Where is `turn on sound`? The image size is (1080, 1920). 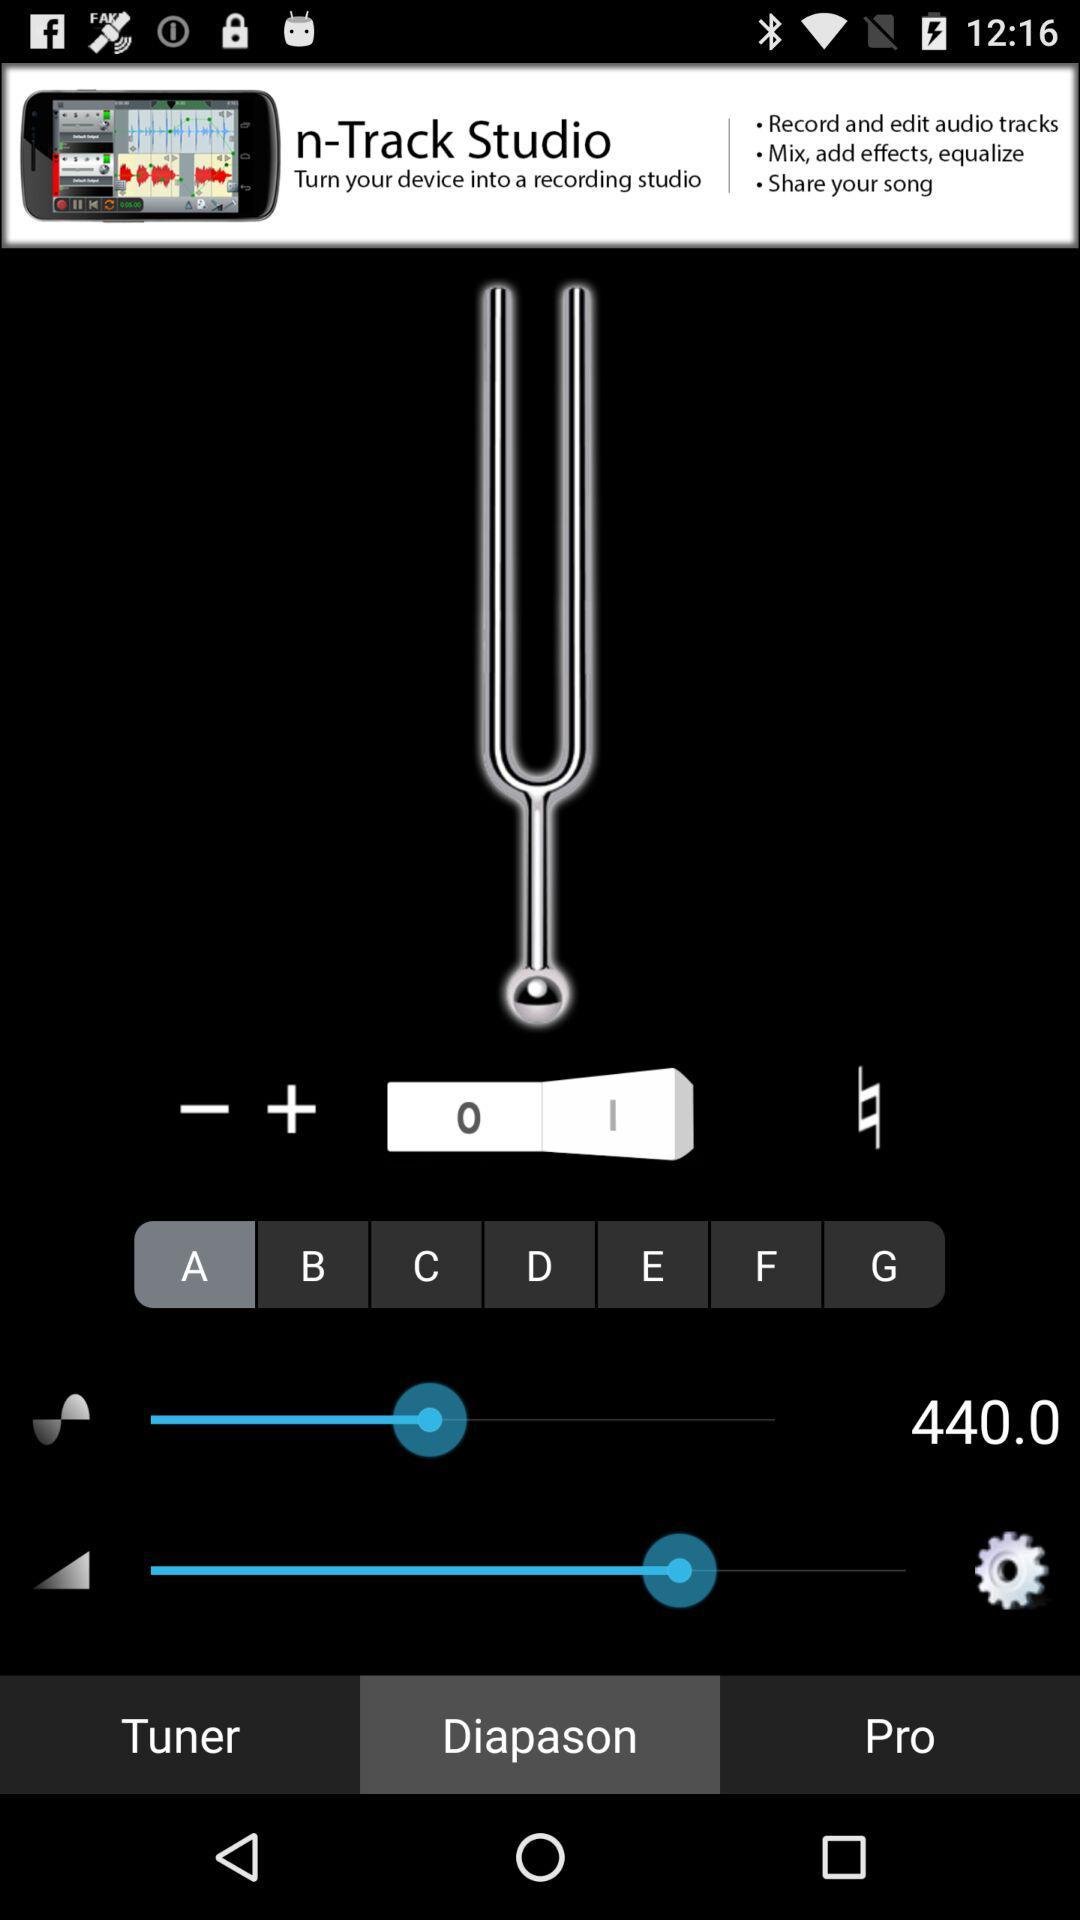
turn on sound is located at coordinates (540, 1115).